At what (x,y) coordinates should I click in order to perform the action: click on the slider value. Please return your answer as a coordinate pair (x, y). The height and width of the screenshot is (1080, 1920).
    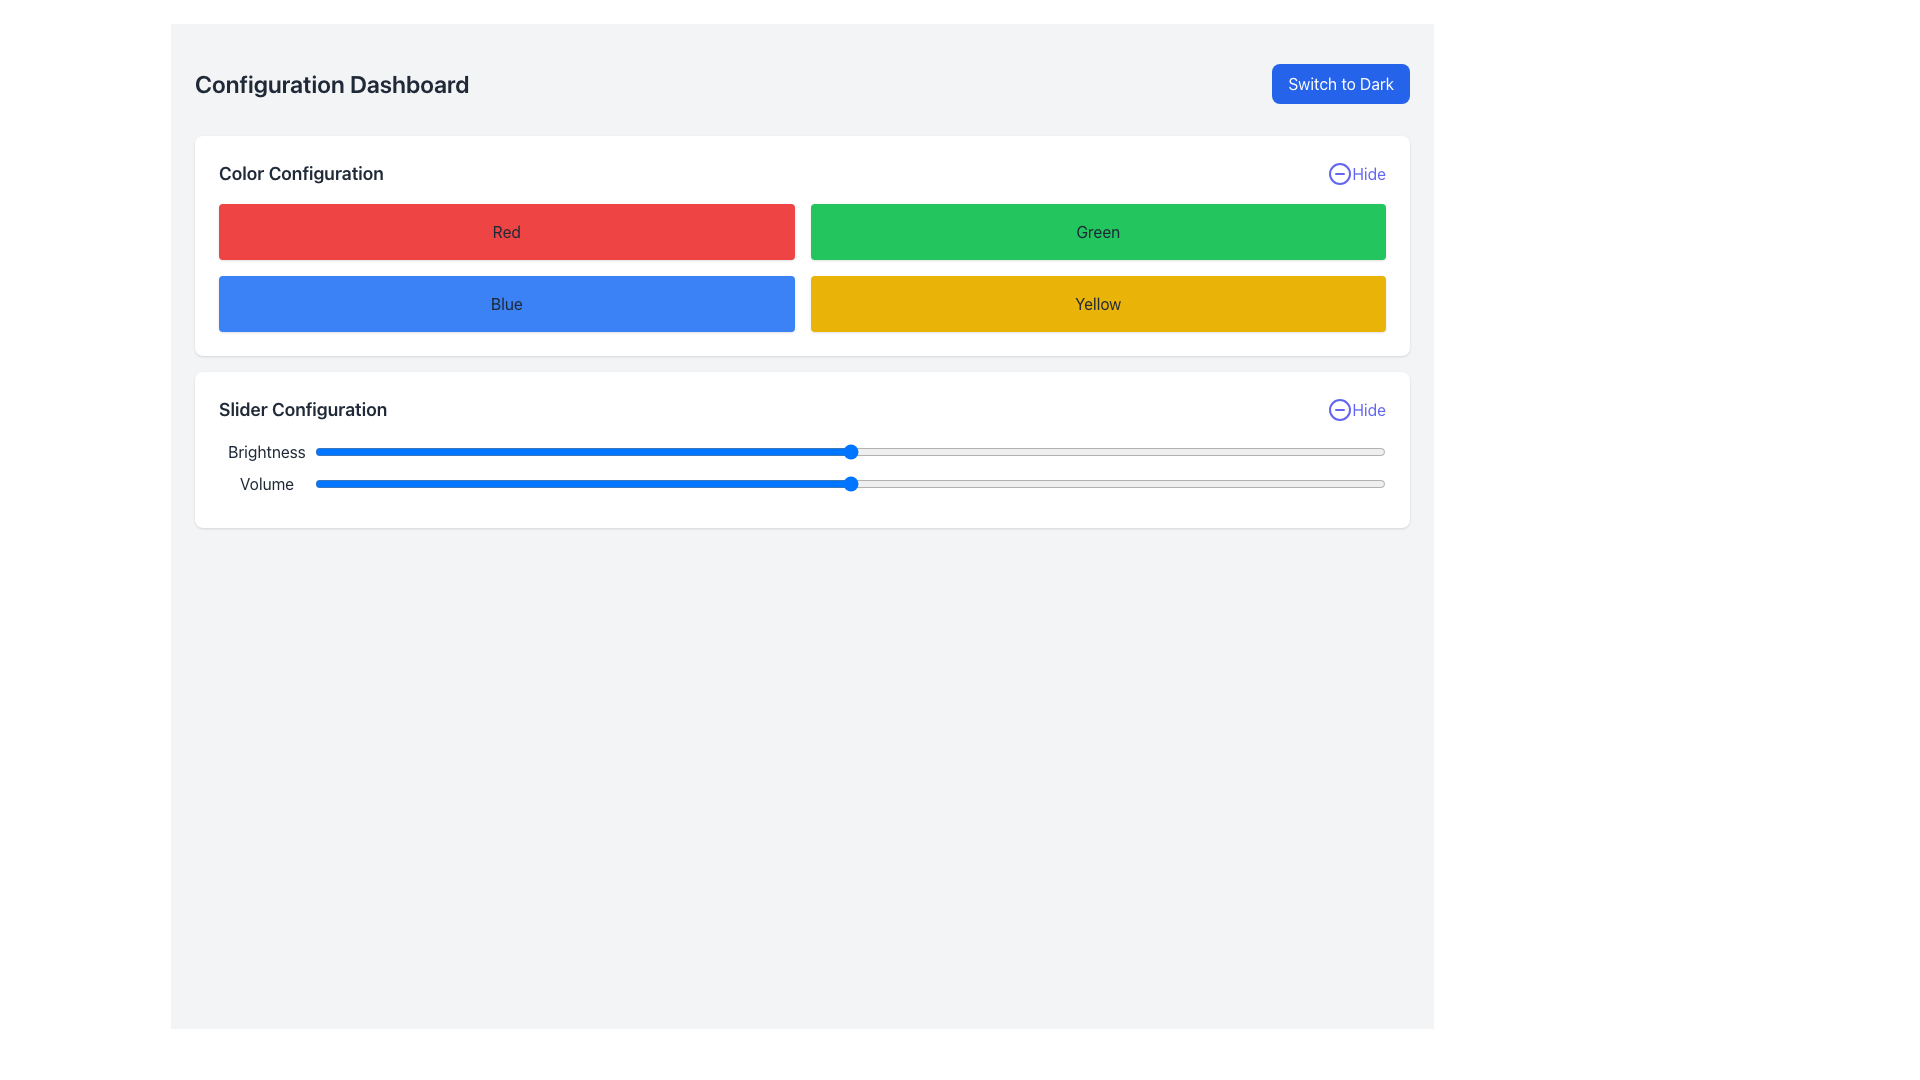
    Looking at the image, I should click on (1182, 483).